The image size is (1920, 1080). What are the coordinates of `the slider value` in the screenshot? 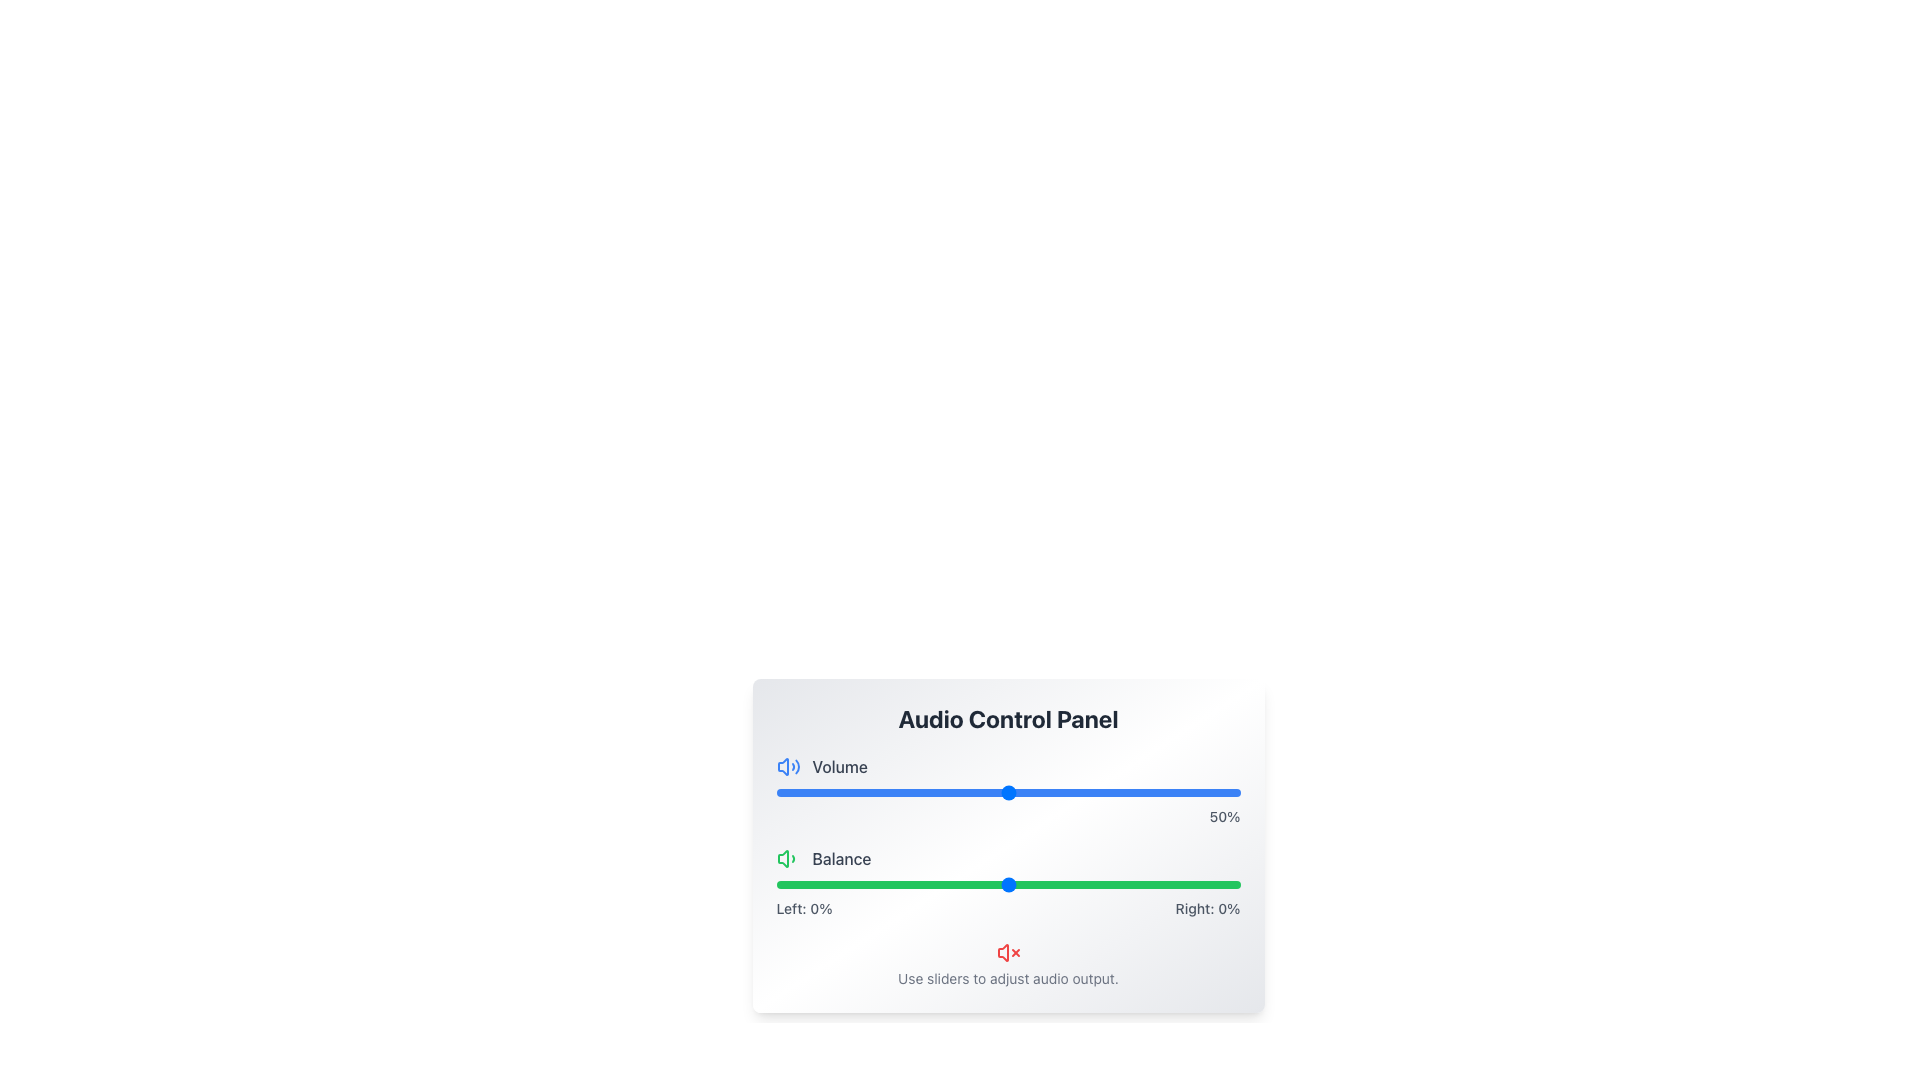 It's located at (1147, 792).